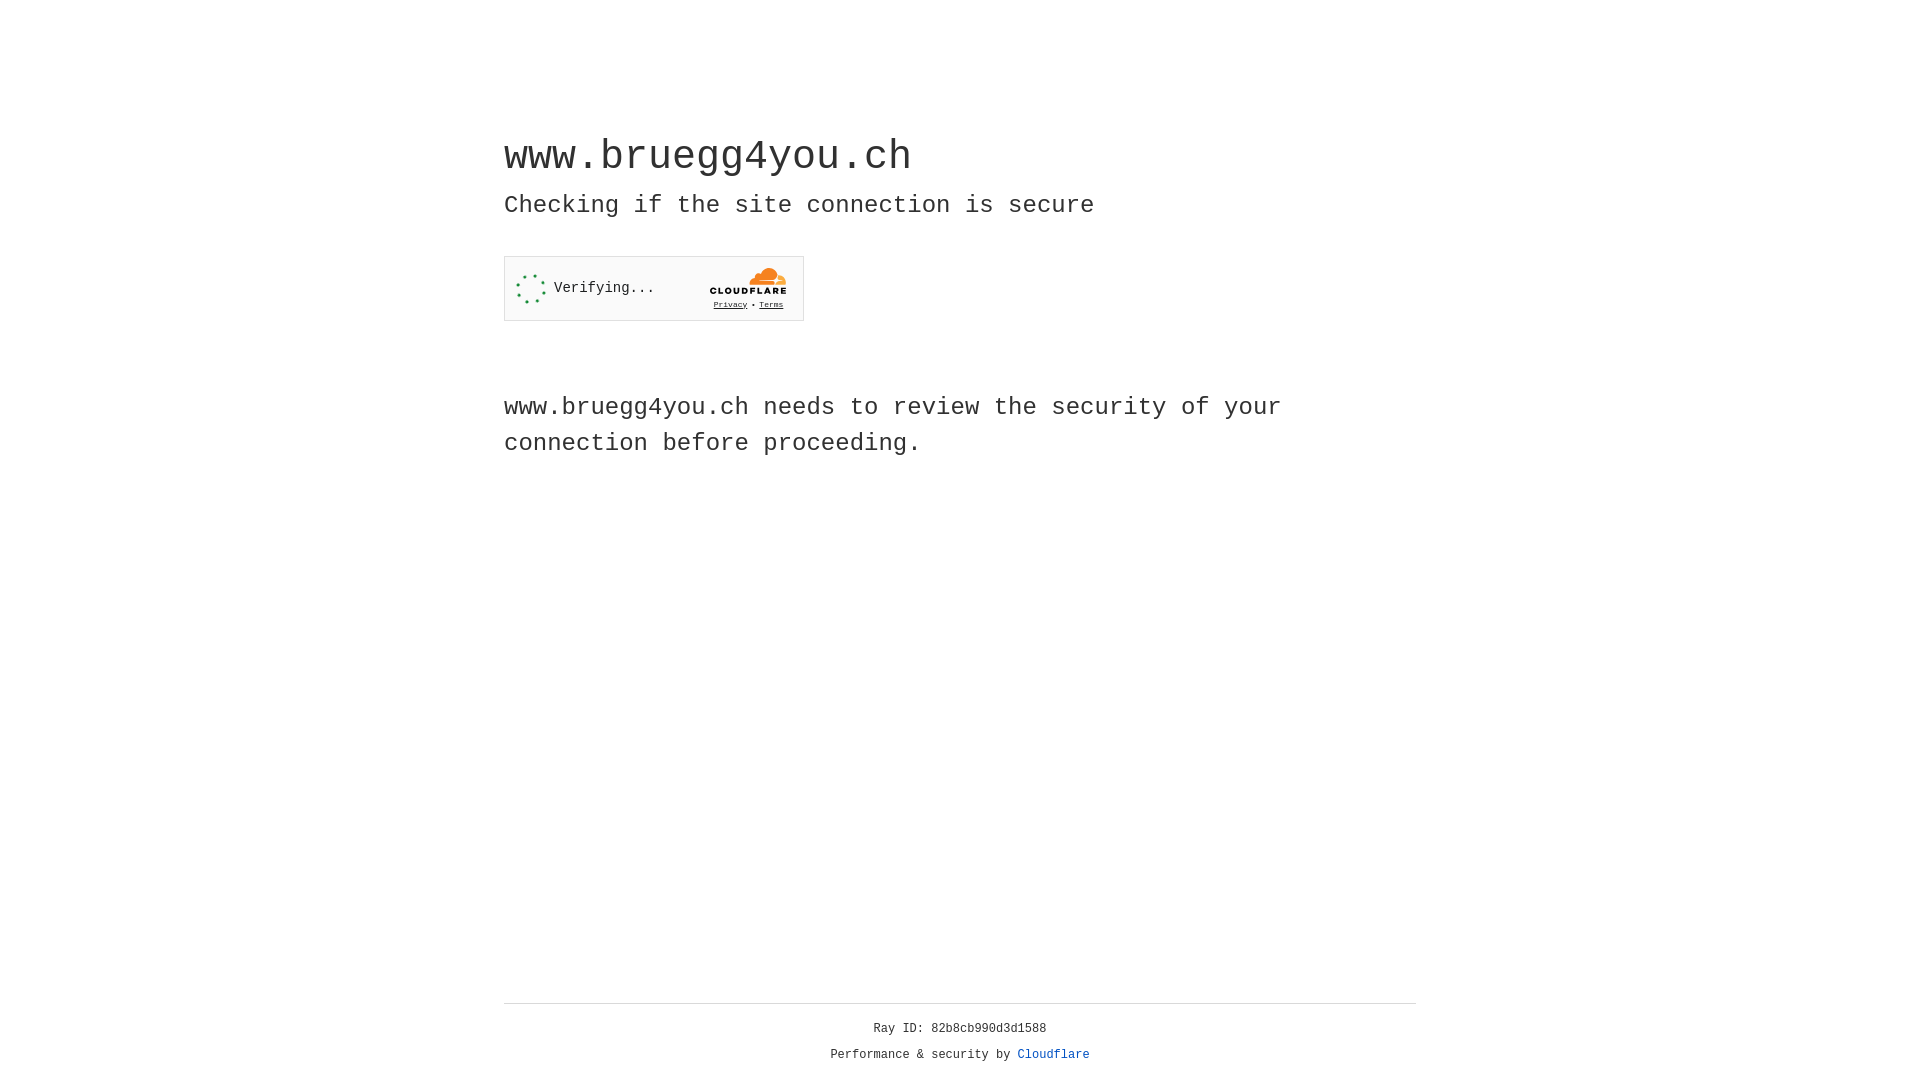 This screenshot has width=1920, height=1080. I want to click on 'Widget containing a Cloudflare security challenge', so click(653, 288).